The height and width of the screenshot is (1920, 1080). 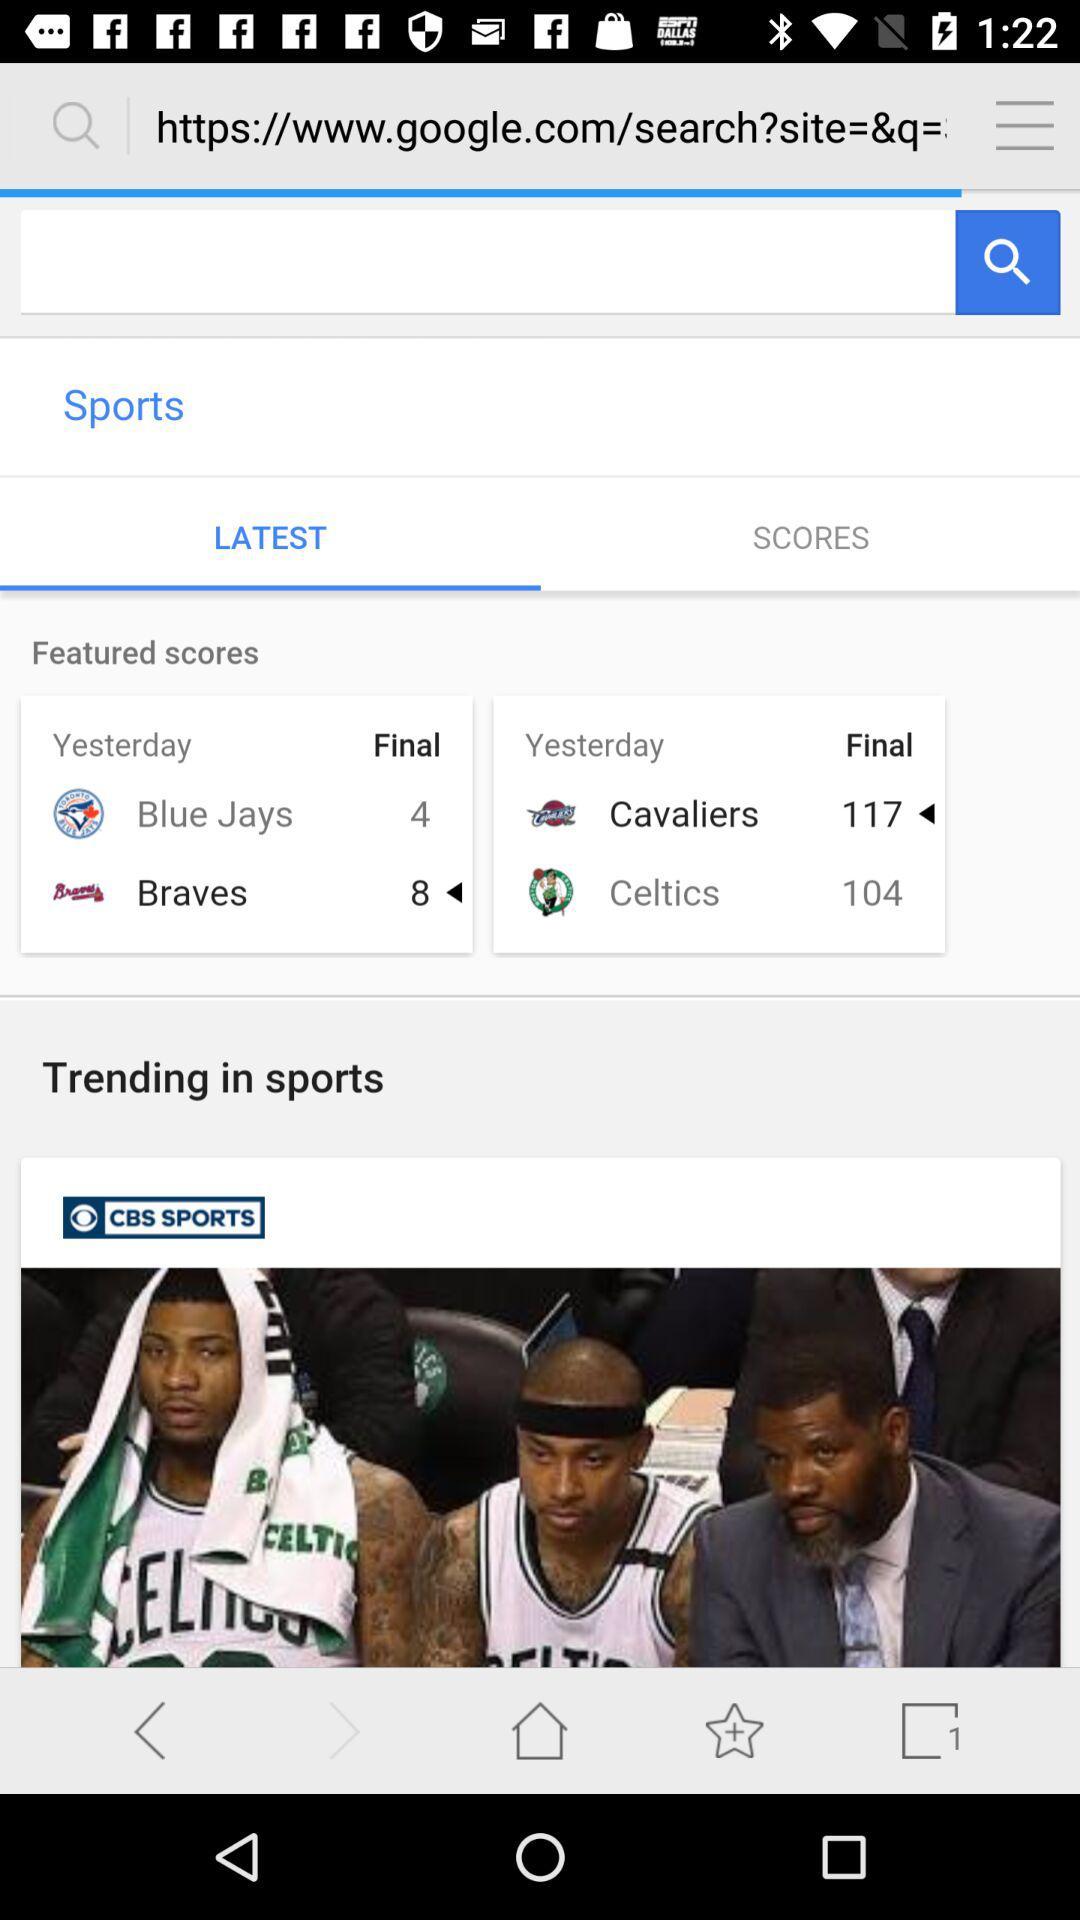 I want to click on setting, so click(x=1024, y=124).